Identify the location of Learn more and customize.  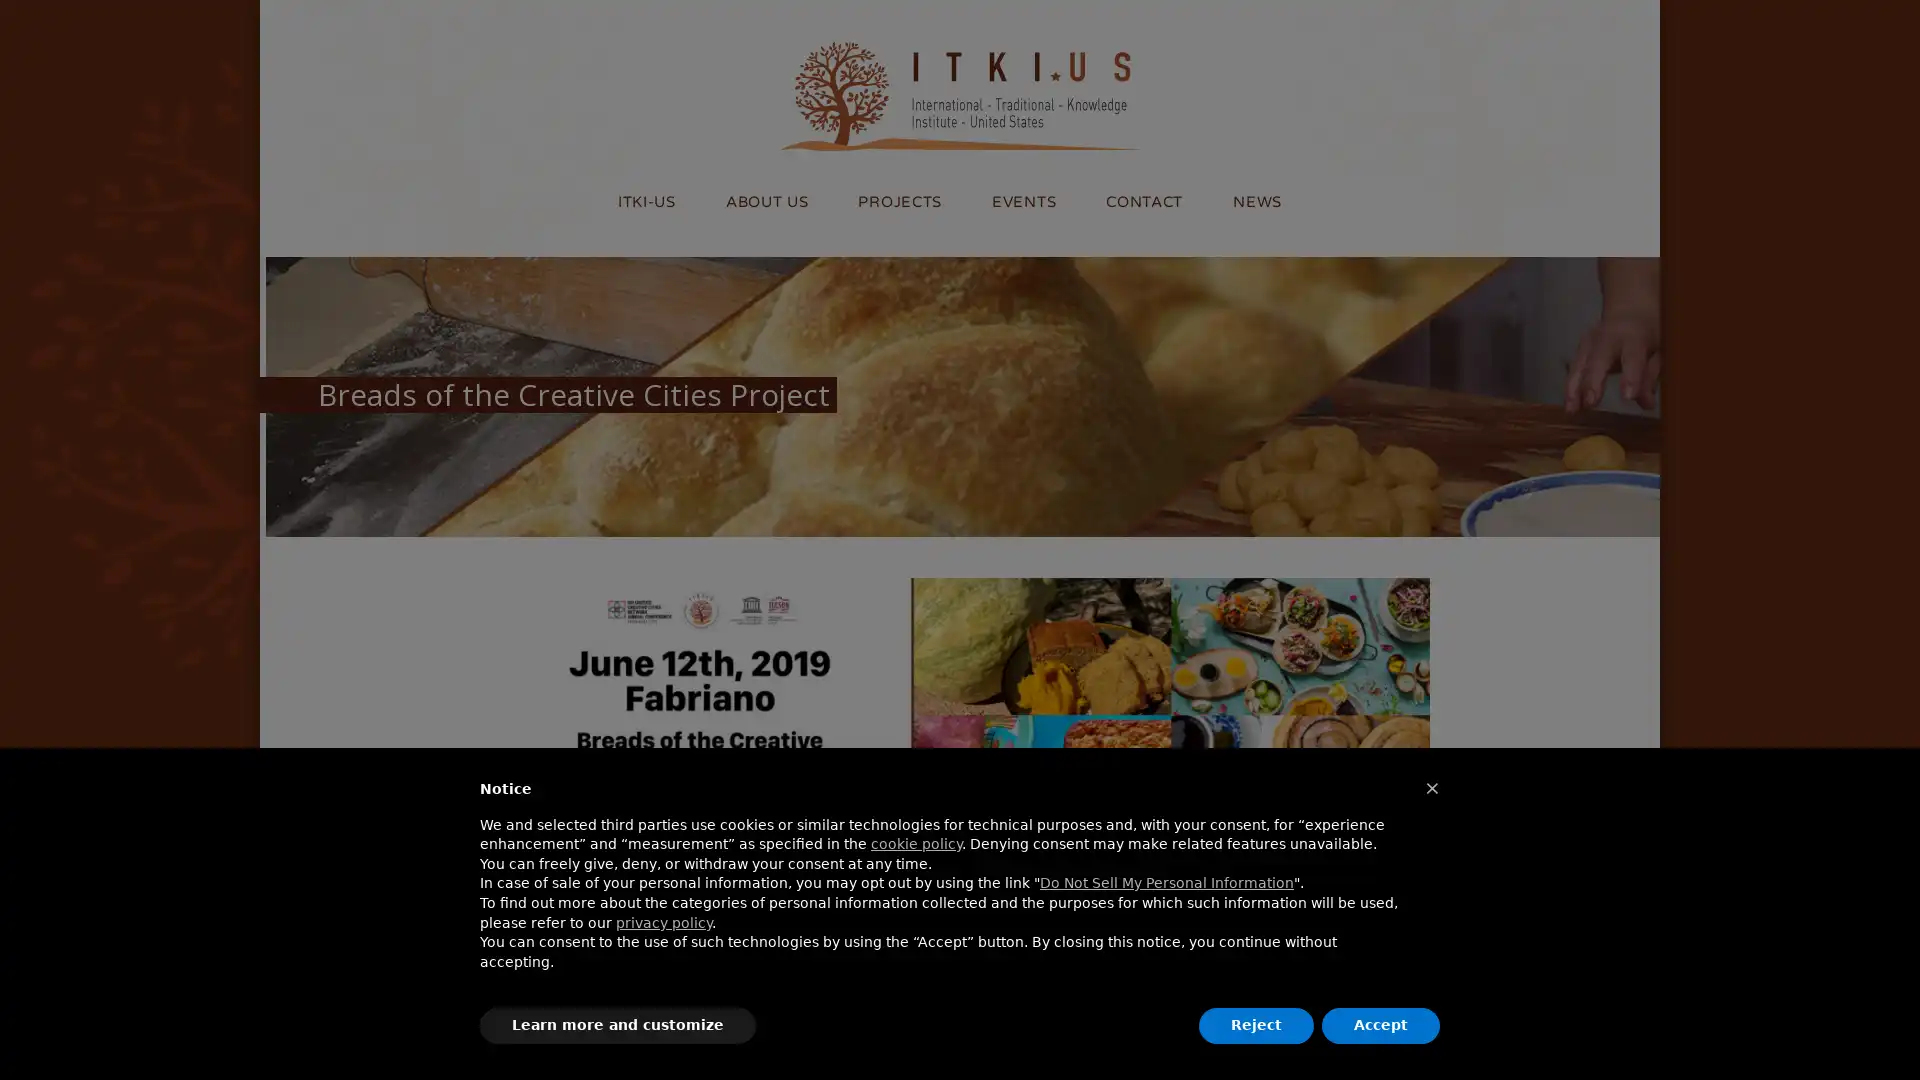
(617, 1026).